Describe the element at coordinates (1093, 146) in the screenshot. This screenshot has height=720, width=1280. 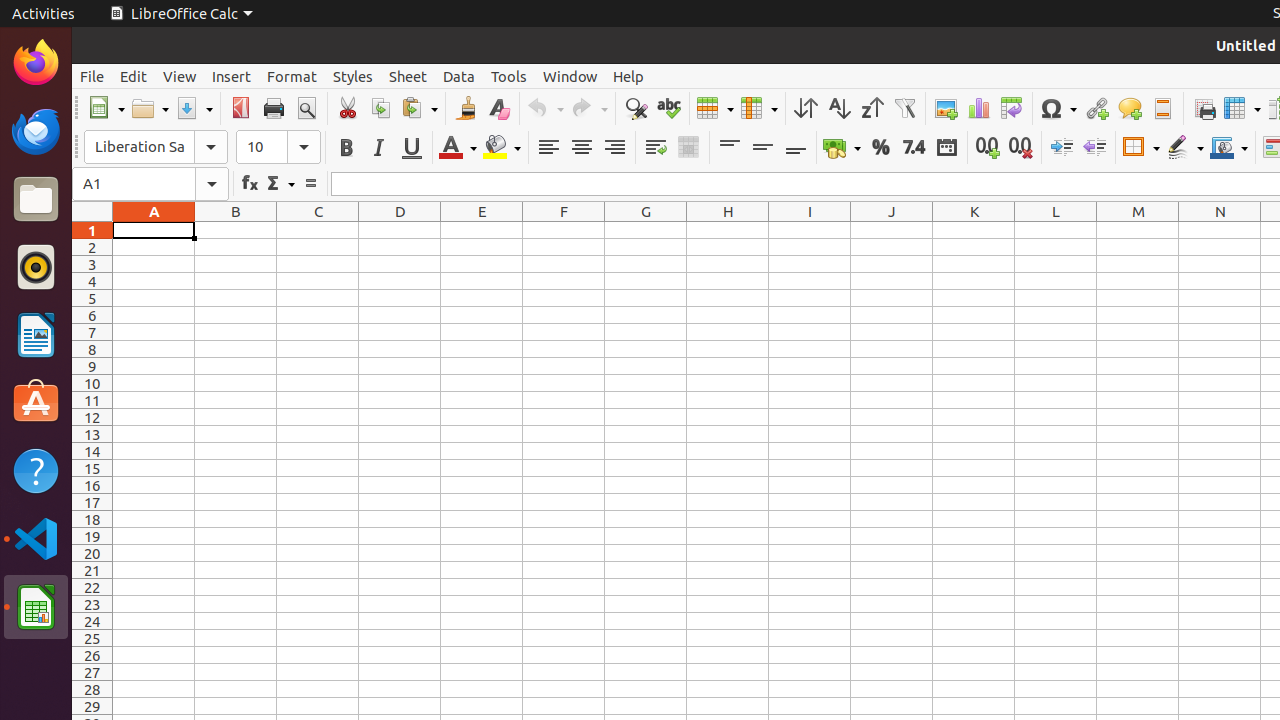
I see `'Decrease'` at that location.